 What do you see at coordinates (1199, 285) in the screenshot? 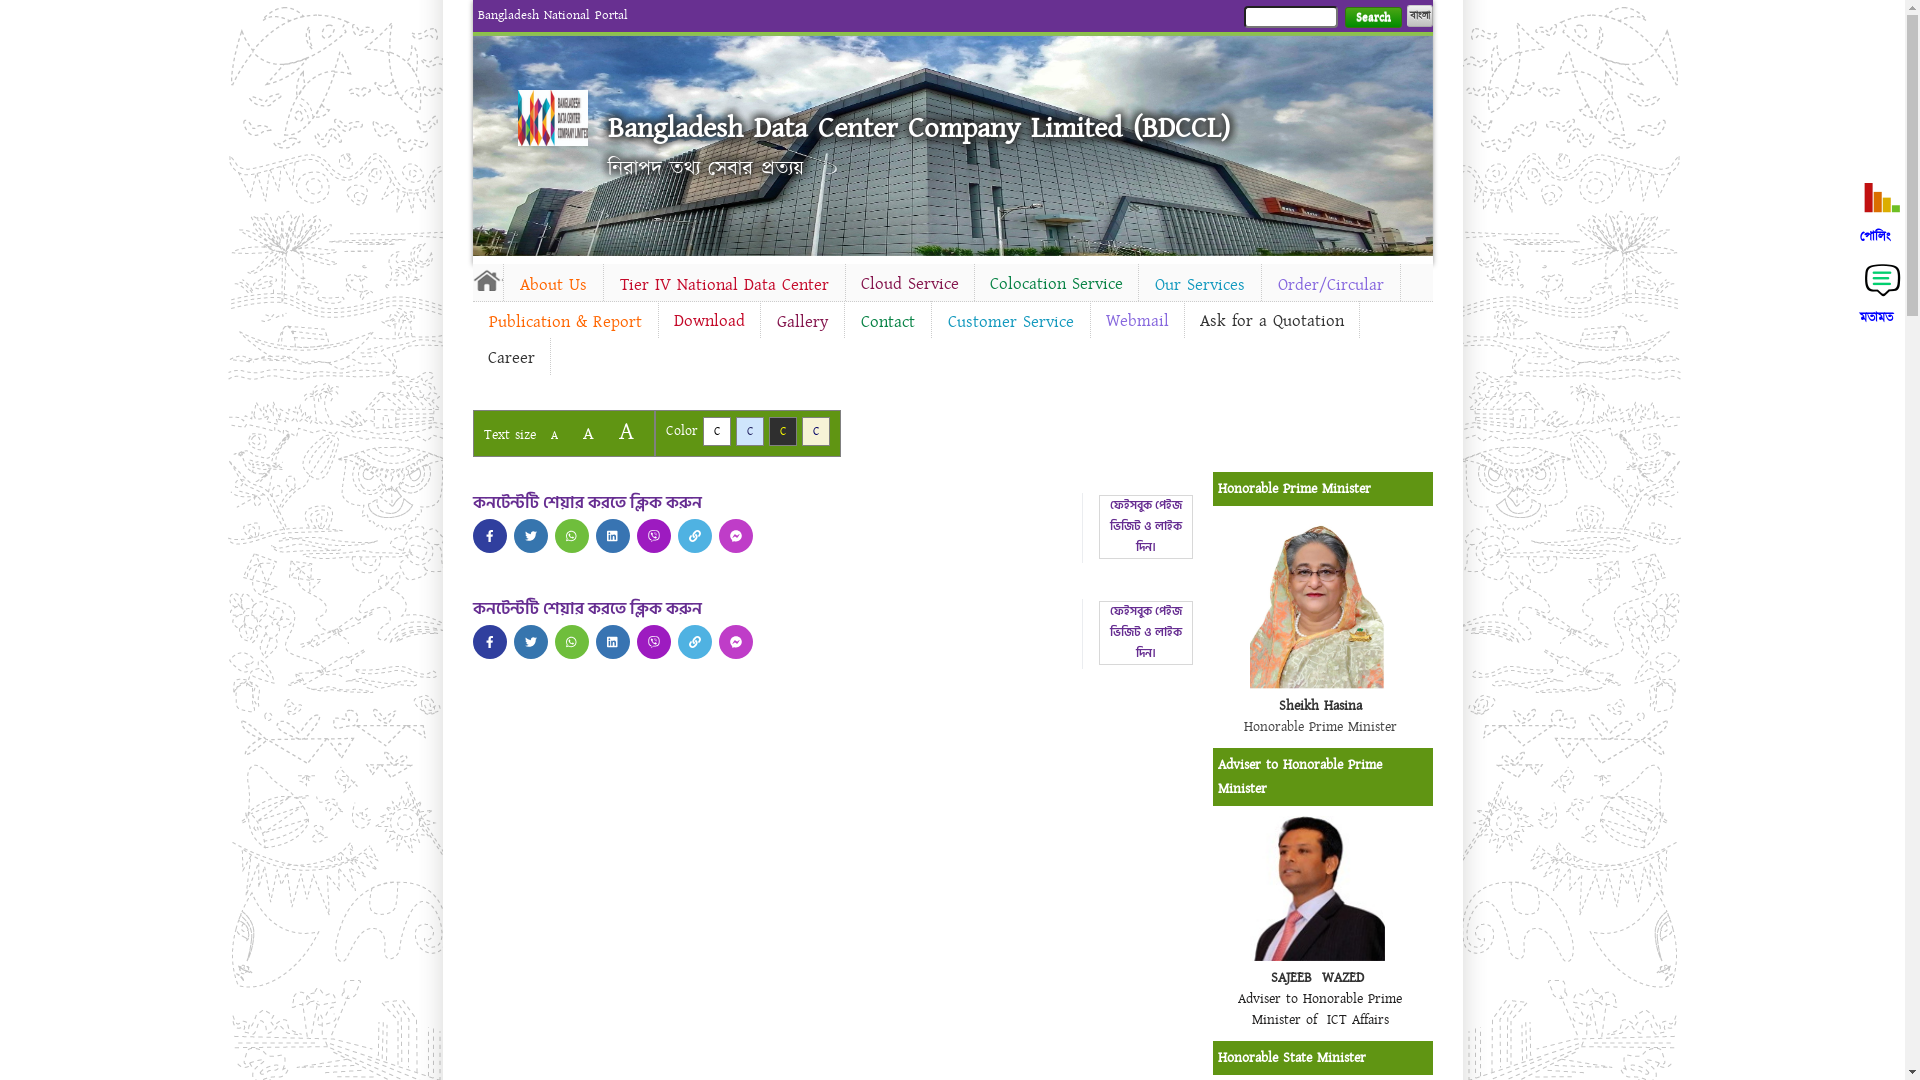
I see `'Our Services'` at bounding box center [1199, 285].